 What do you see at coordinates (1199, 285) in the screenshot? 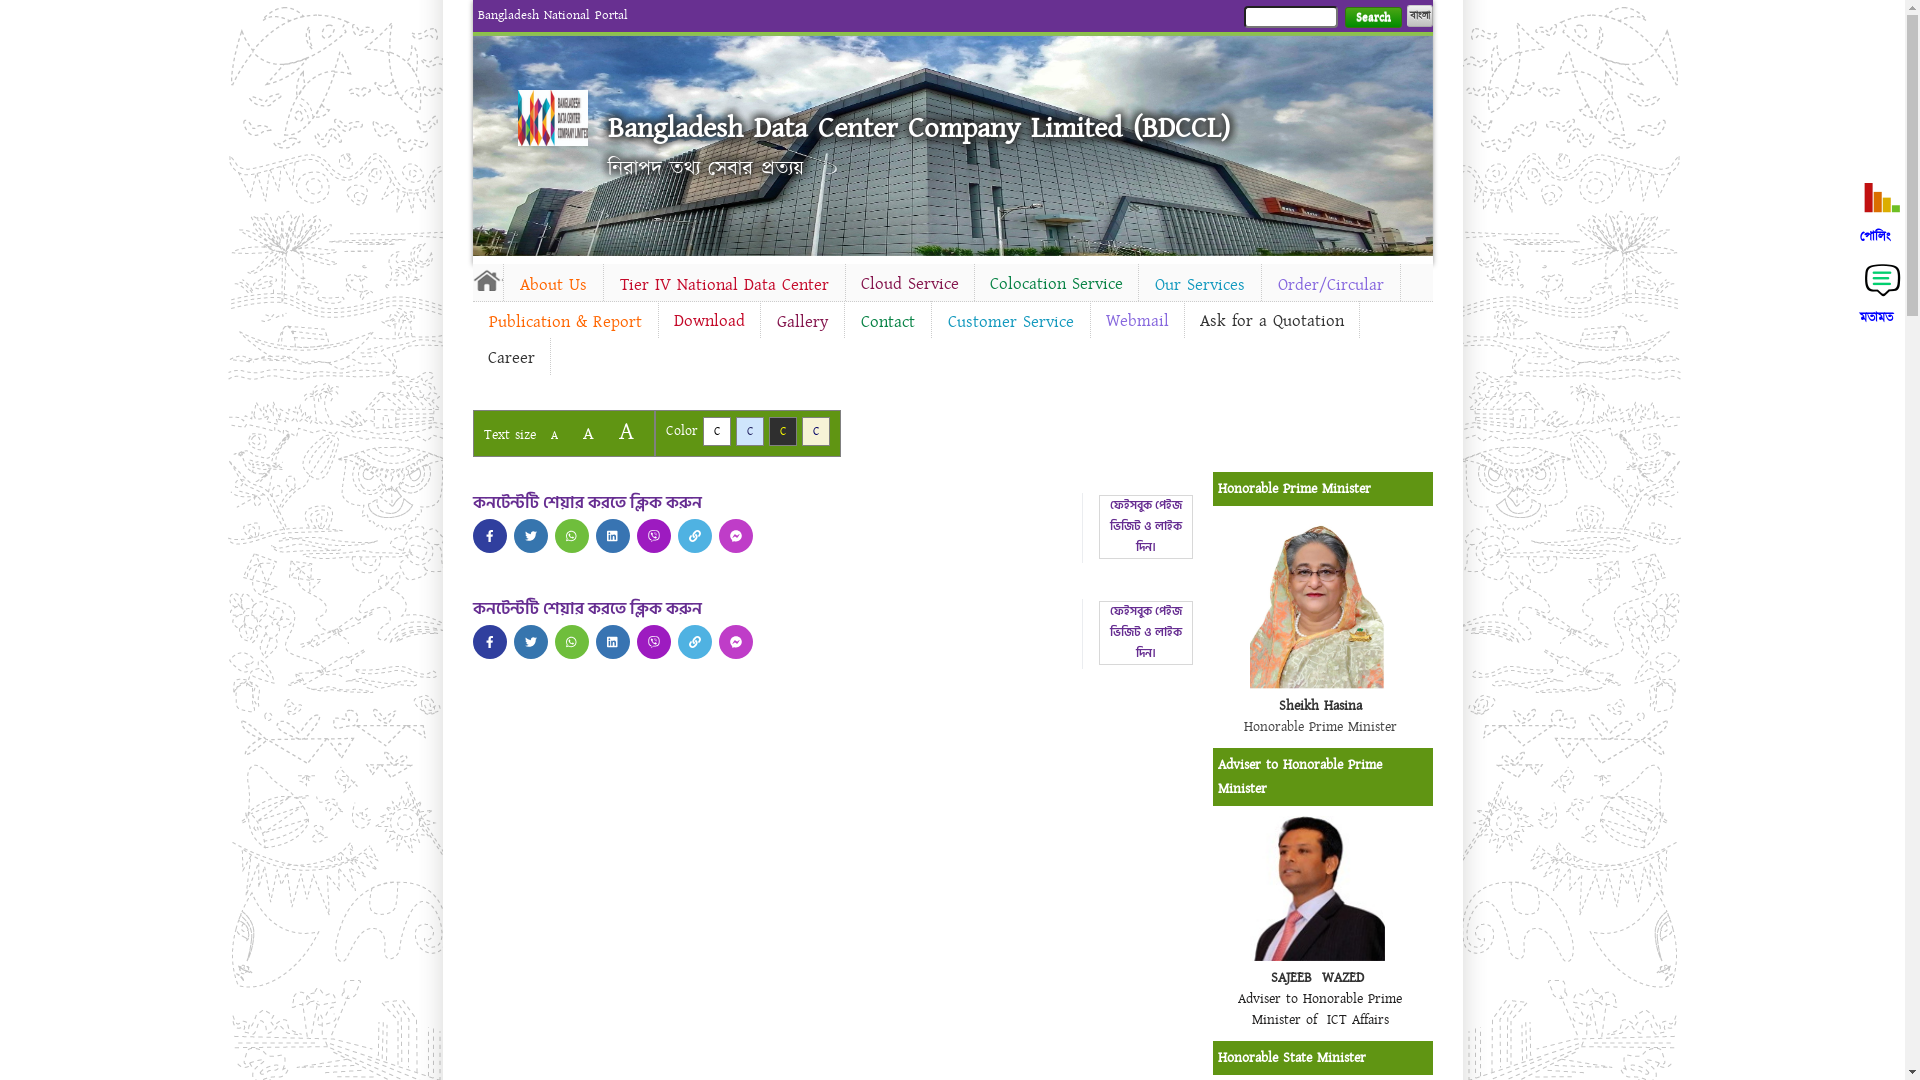
I see `'Our Services'` at bounding box center [1199, 285].